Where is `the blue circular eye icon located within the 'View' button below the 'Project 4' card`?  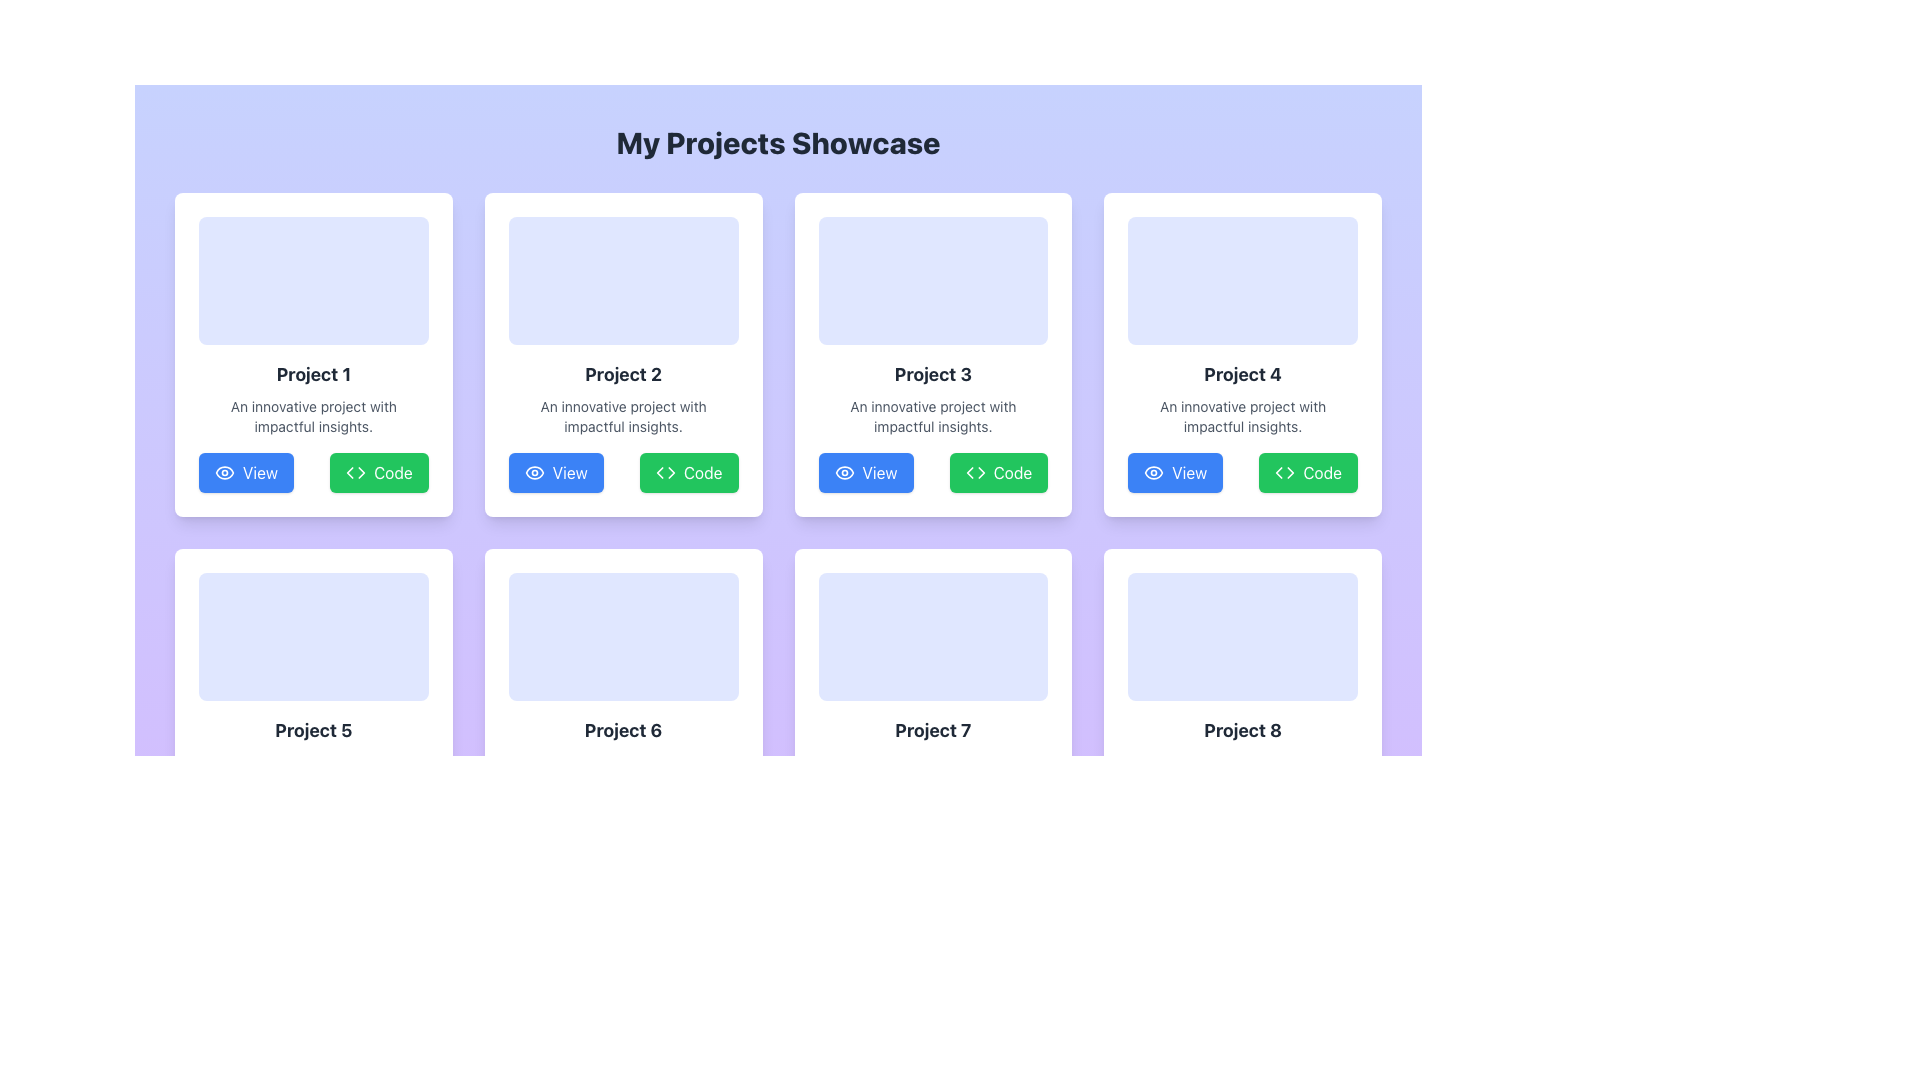
the blue circular eye icon located within the 'View' button below the 'Project 4' card is located at coordinates (1154, 473).